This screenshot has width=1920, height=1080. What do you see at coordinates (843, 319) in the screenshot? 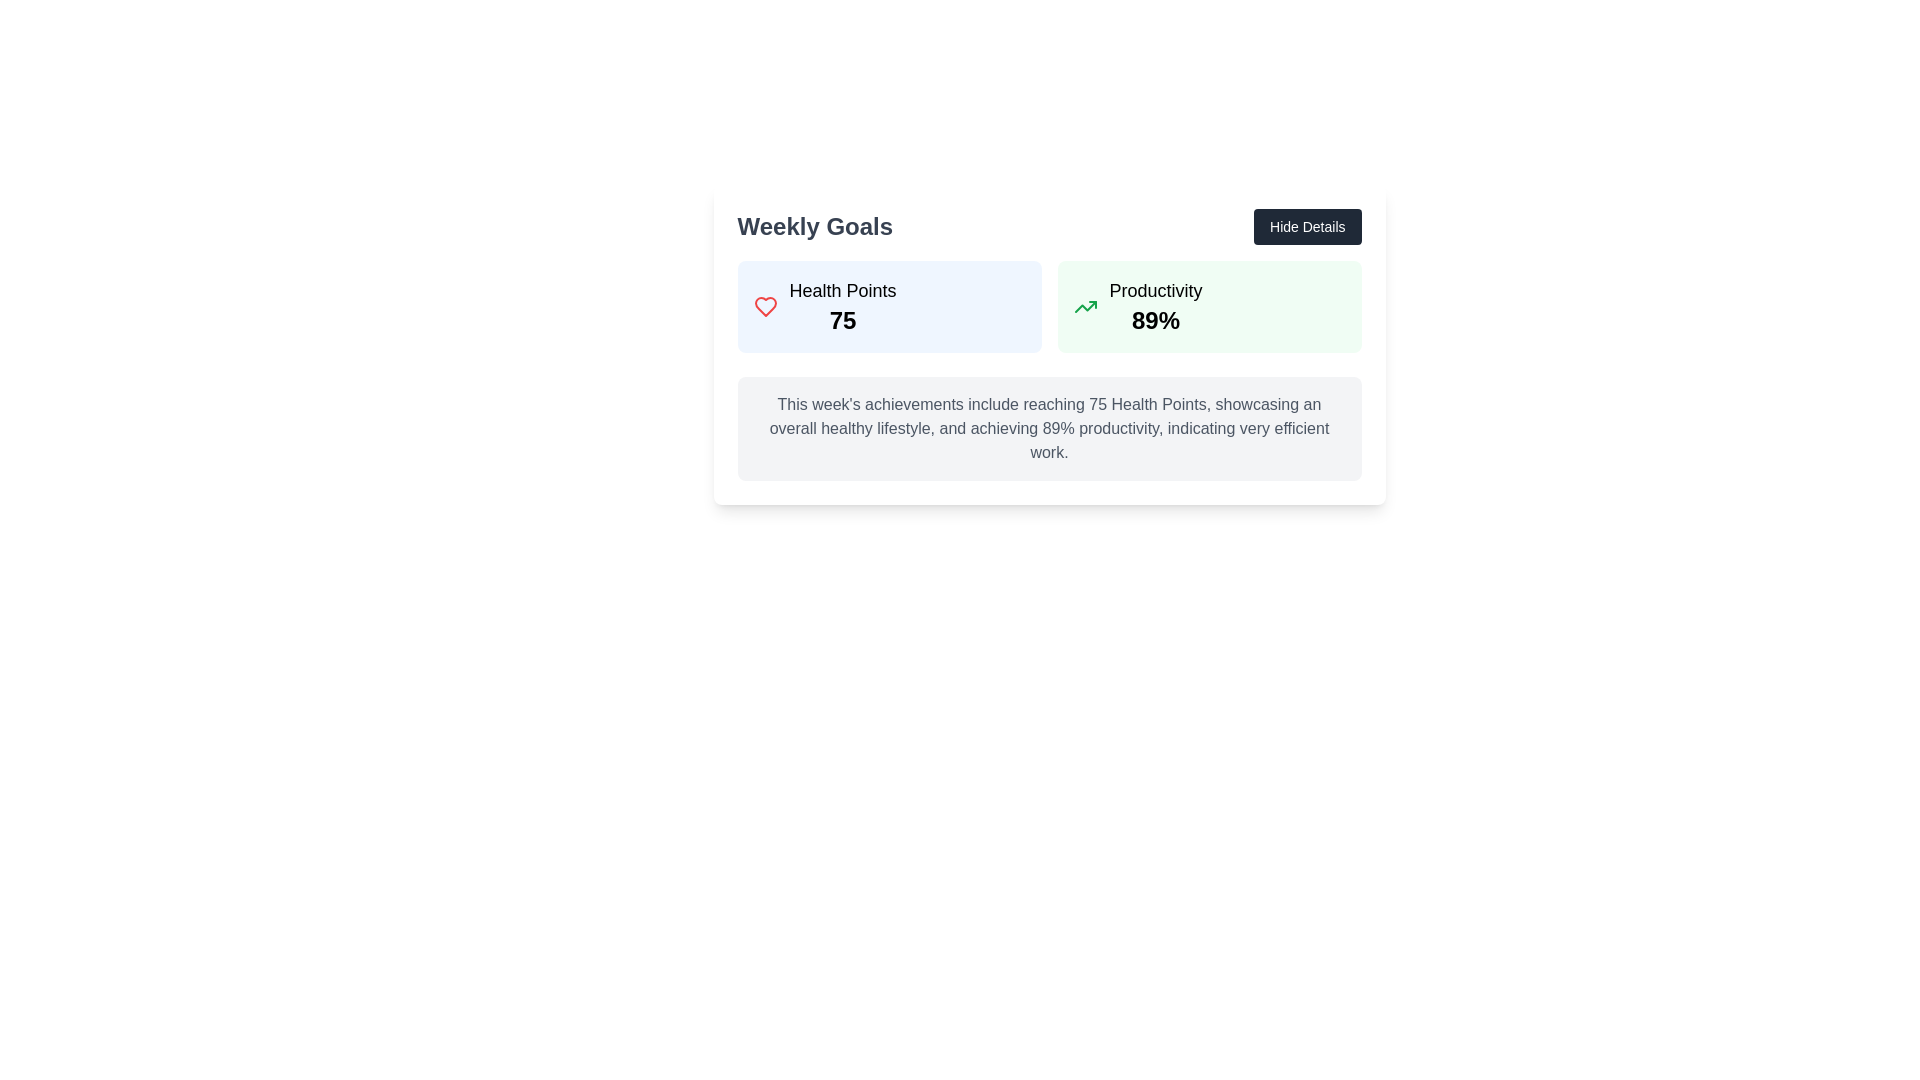
I see `value displayed in the bold numeric text labeled 'Health Points' in the left blue-highlighted section of the 'Weekly Goals' layout, which shows '75'` at bounding box center [843, 319].